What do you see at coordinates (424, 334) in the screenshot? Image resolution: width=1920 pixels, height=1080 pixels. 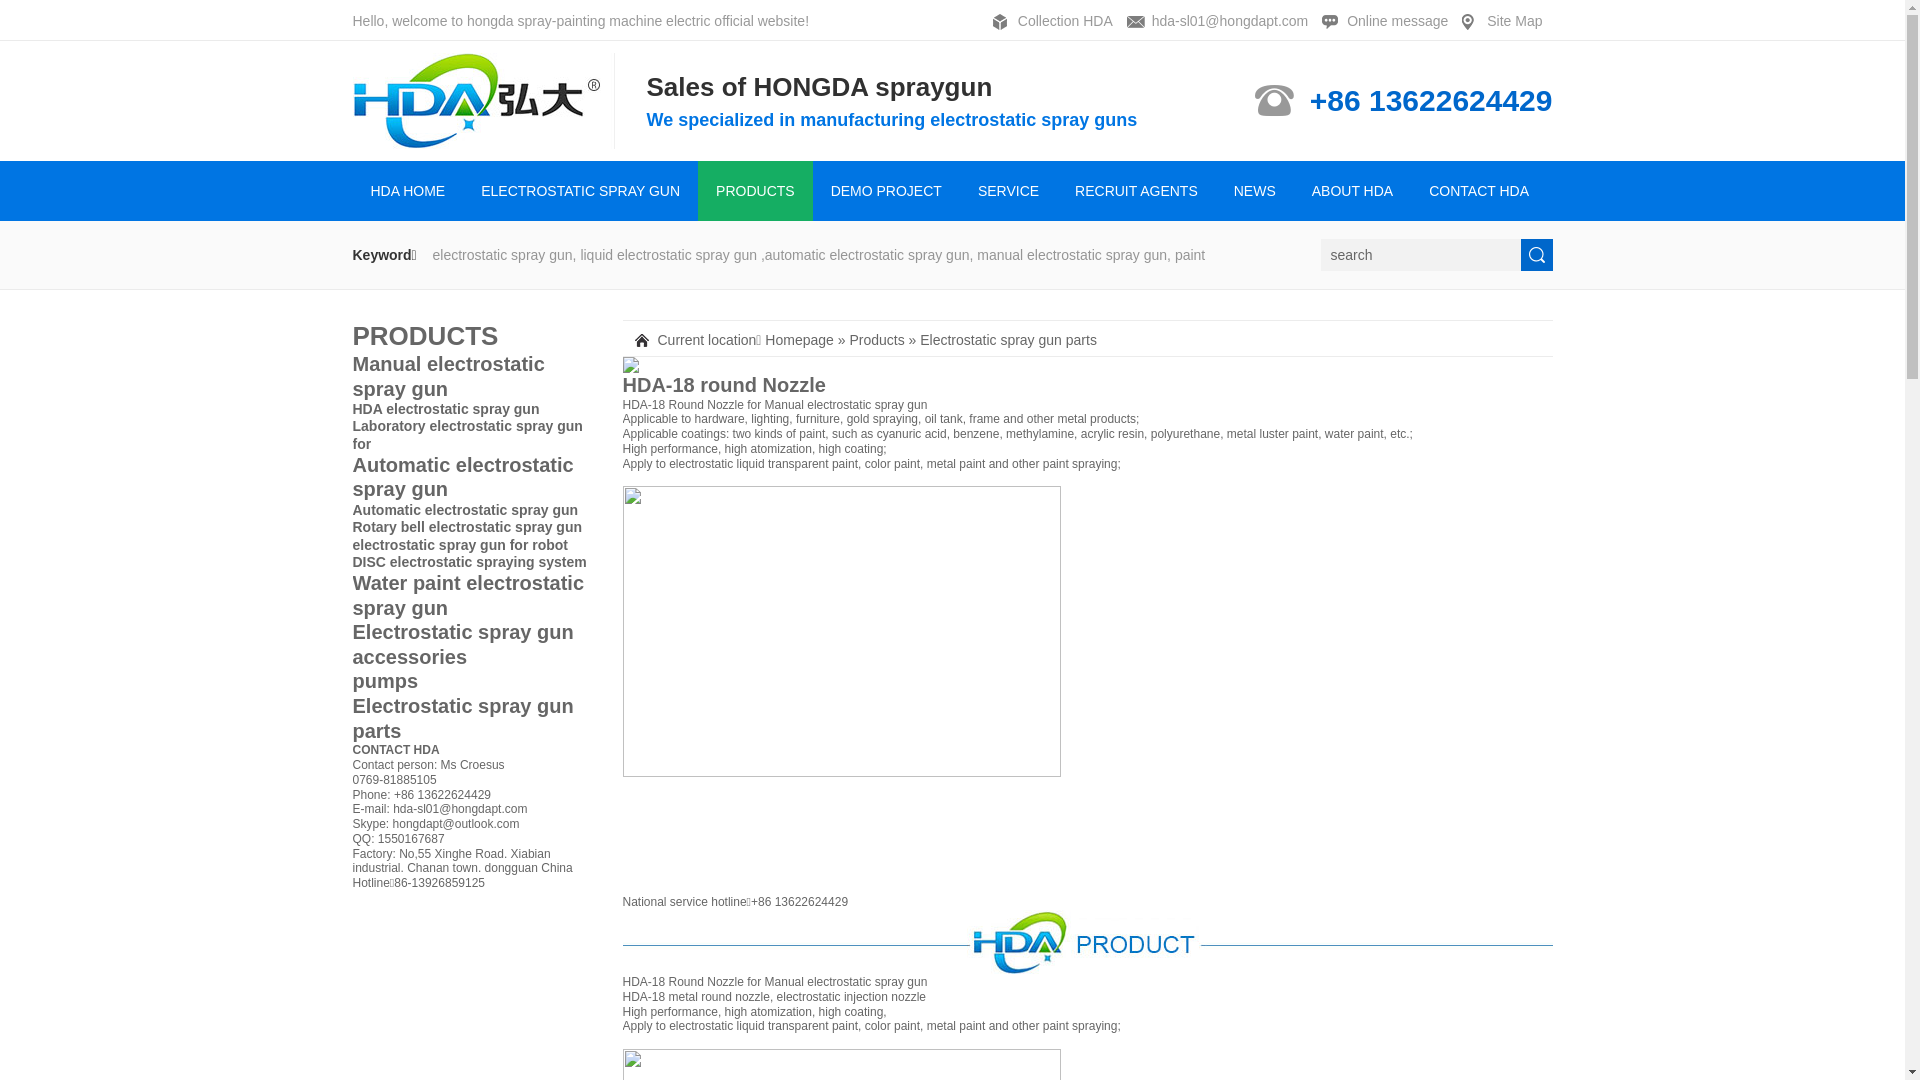 I see `'PRODUCTS'` at bounding box center [424, 334].